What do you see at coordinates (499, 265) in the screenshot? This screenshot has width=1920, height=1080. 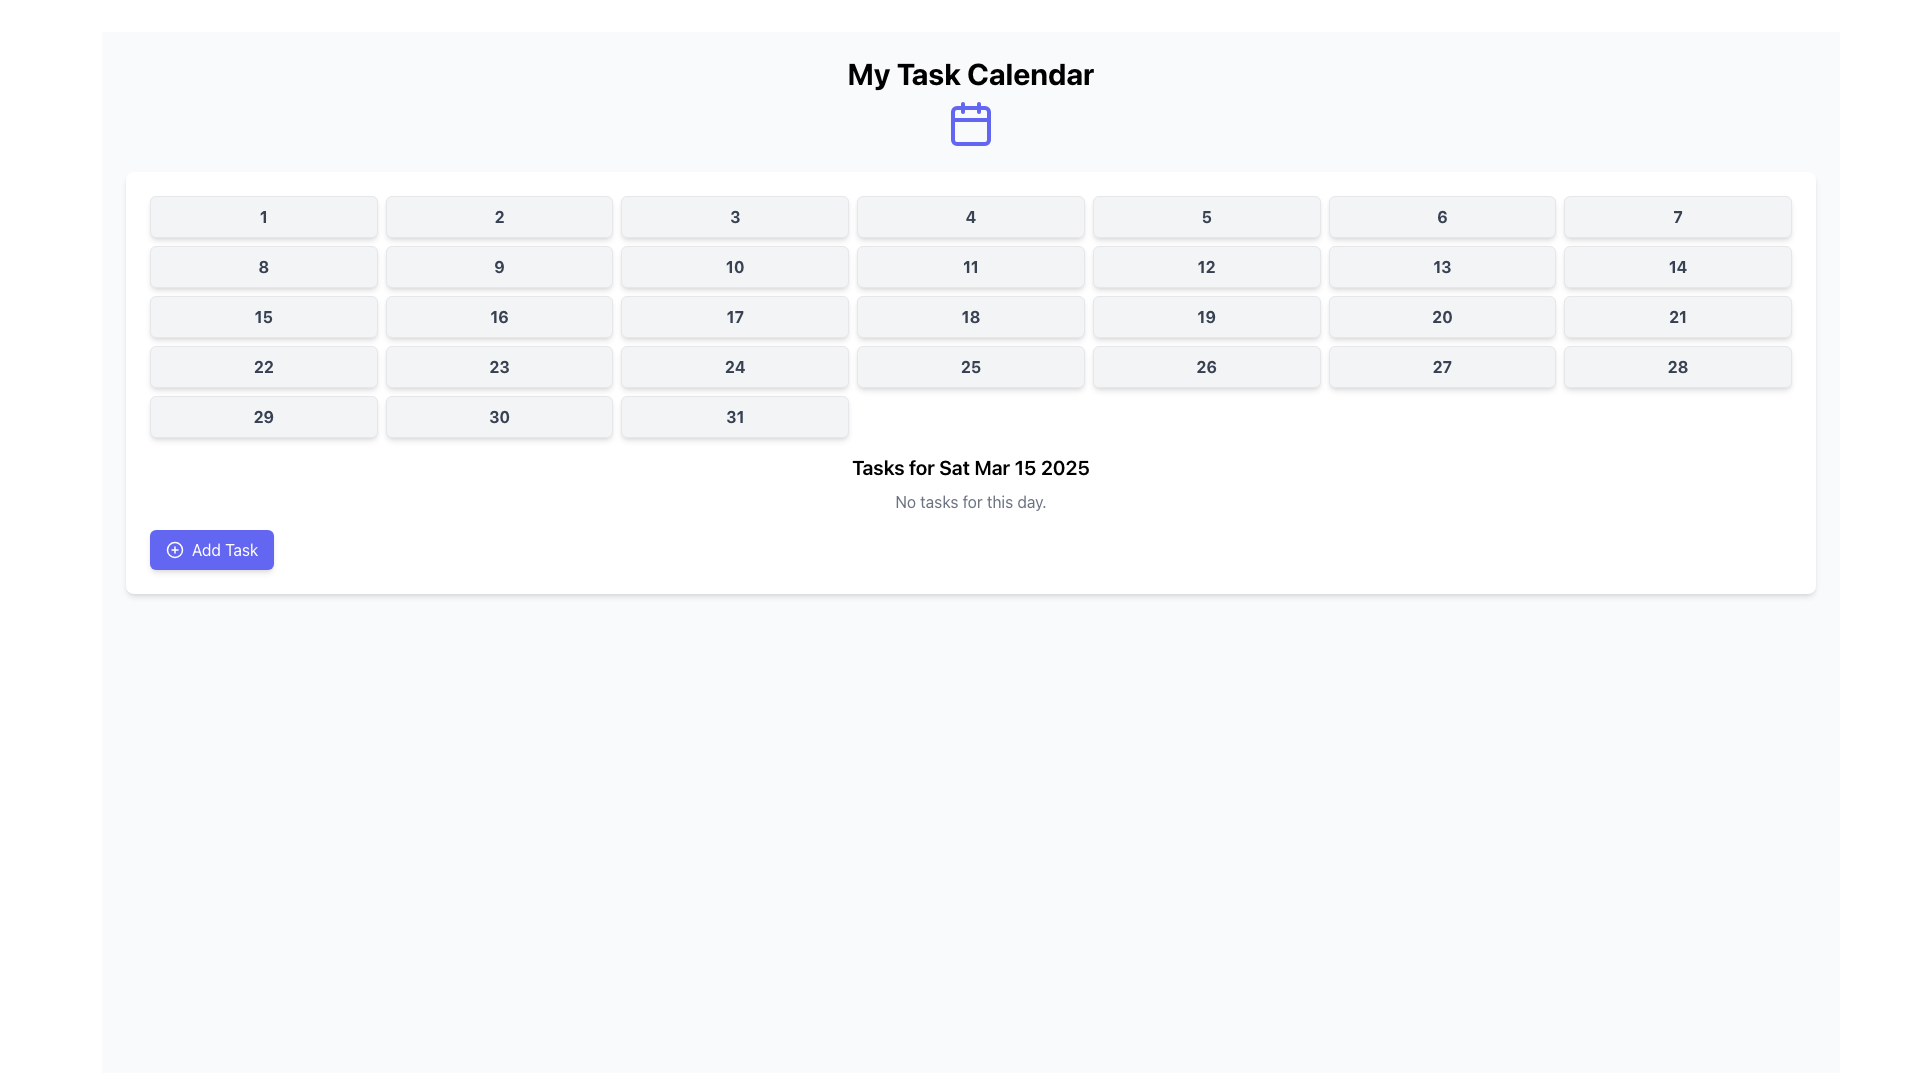 I see `the button labeled '9' which is styled with a light gray background and is located in the second row and second column of the grid layout` at bounding box center [499, 265].